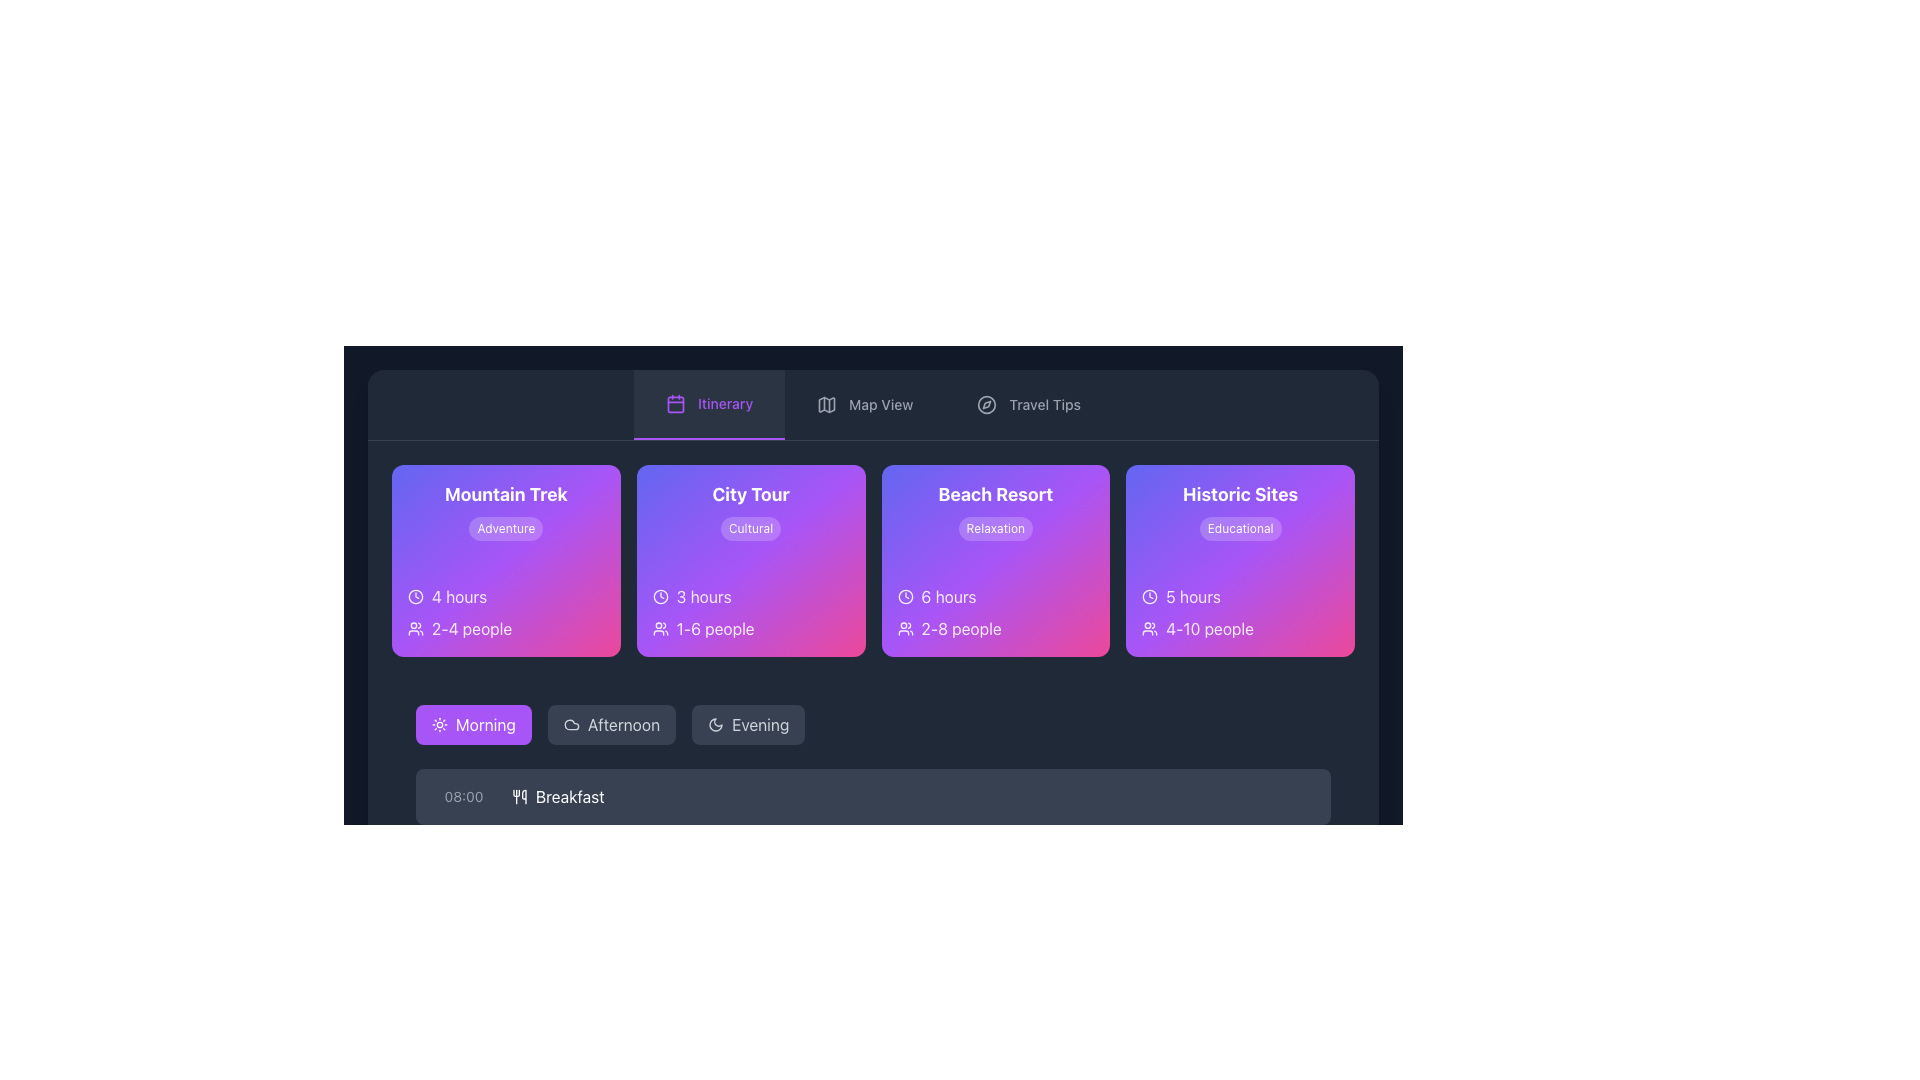 The image size is (1920, 1080). Describe the element at coordinates (995, 612) in the screenshot. I see `the icons accompanying the text block located in the bottom-left portion of the 'Beach Resort' card, beneath the title 'Beach Resort' and subtitle 'Relaxation'` at that location.